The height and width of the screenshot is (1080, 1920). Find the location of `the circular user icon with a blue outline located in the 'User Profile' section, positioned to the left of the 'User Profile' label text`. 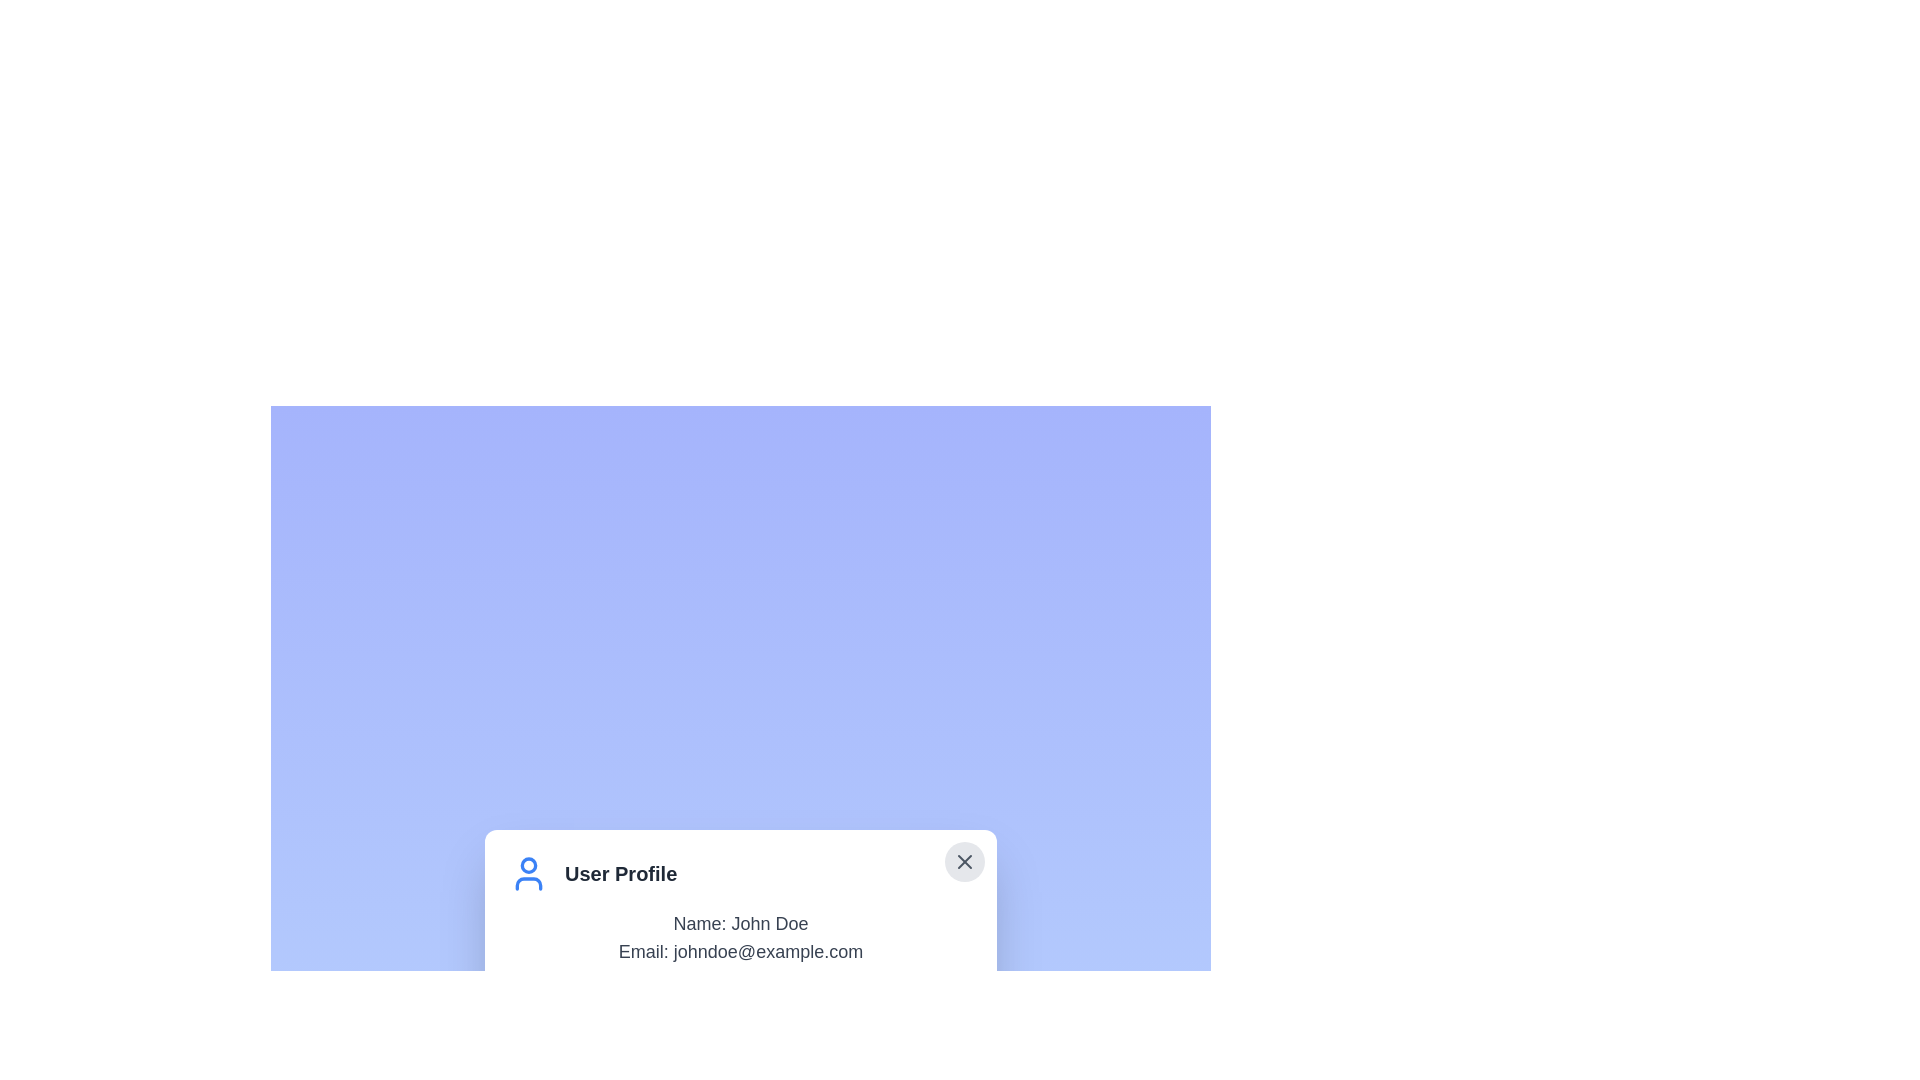

the circular user icon with a blue outline located in the 'User Profile' section, positioned to the left of the 'User Profile' label text is located at coordinates (528, 873).